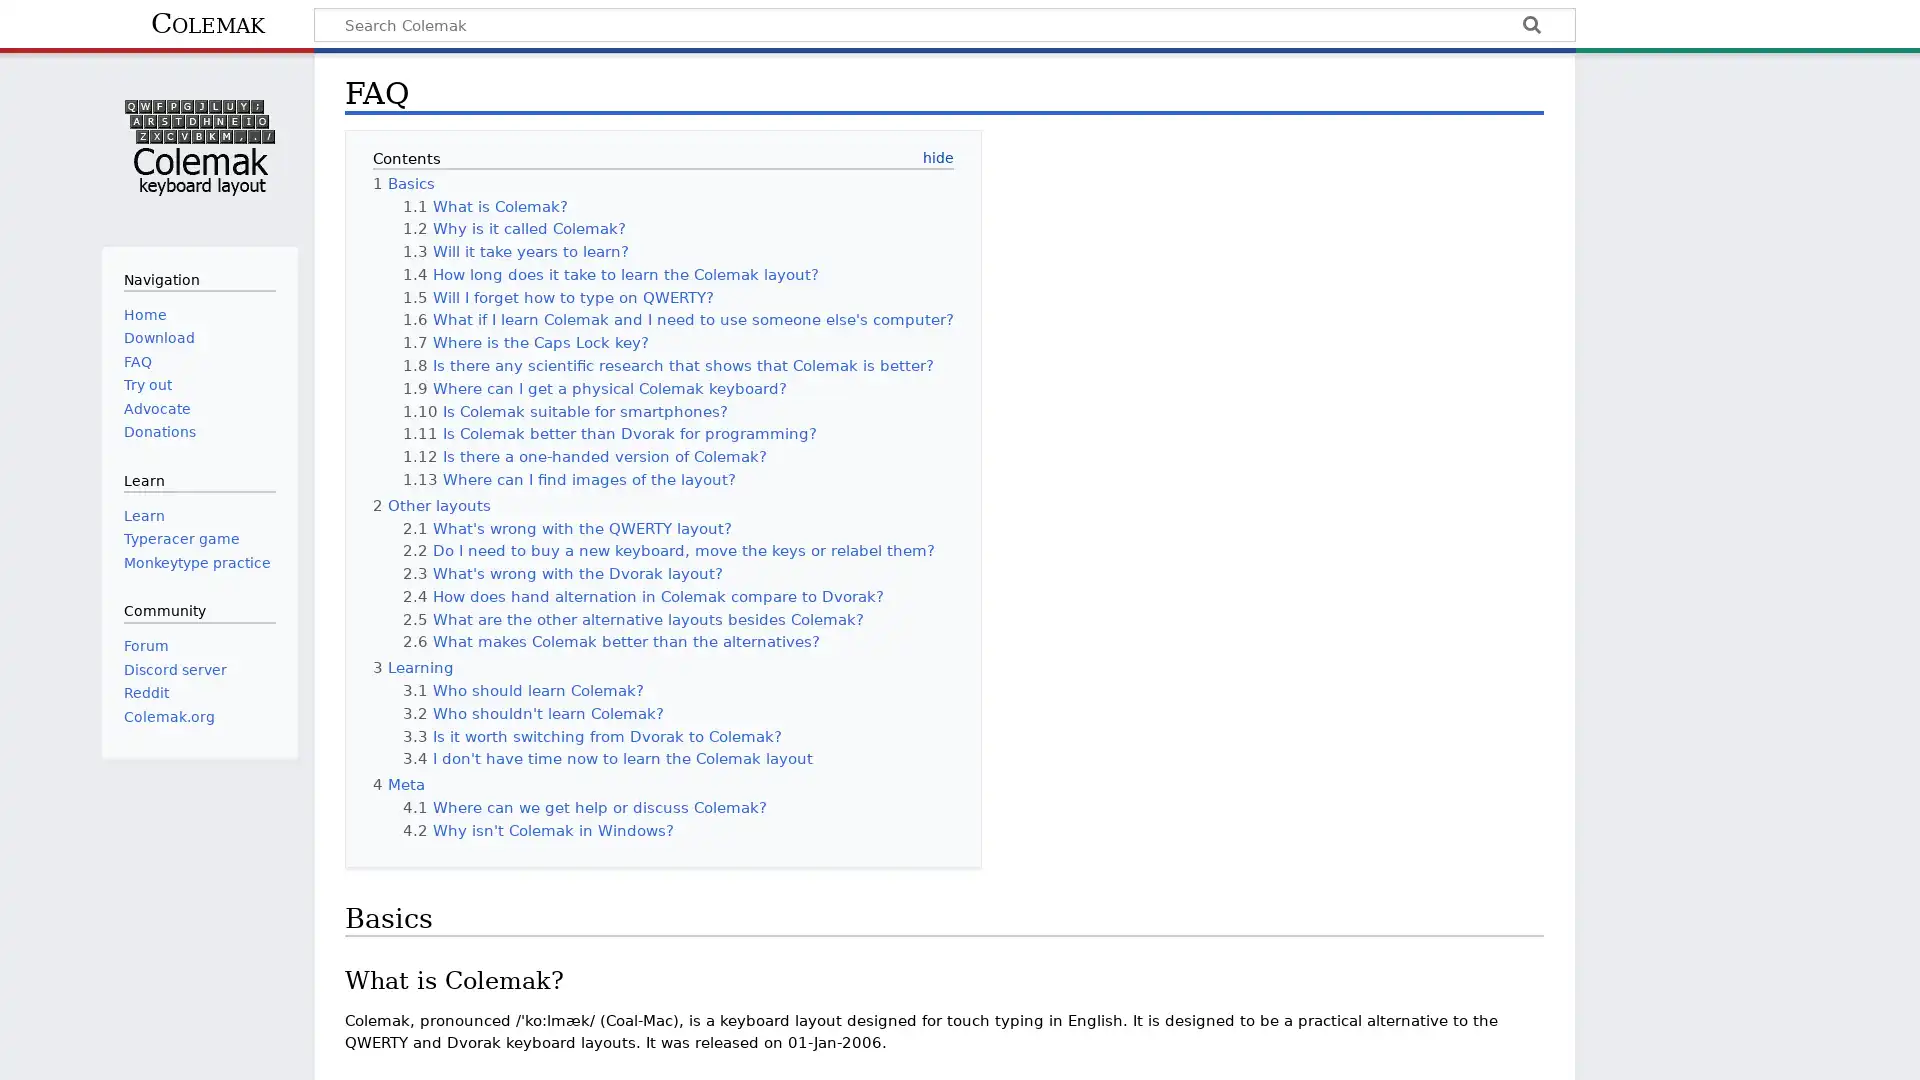 The image size is (1920, 1080). I want to click on Search, so click(1530, 27).